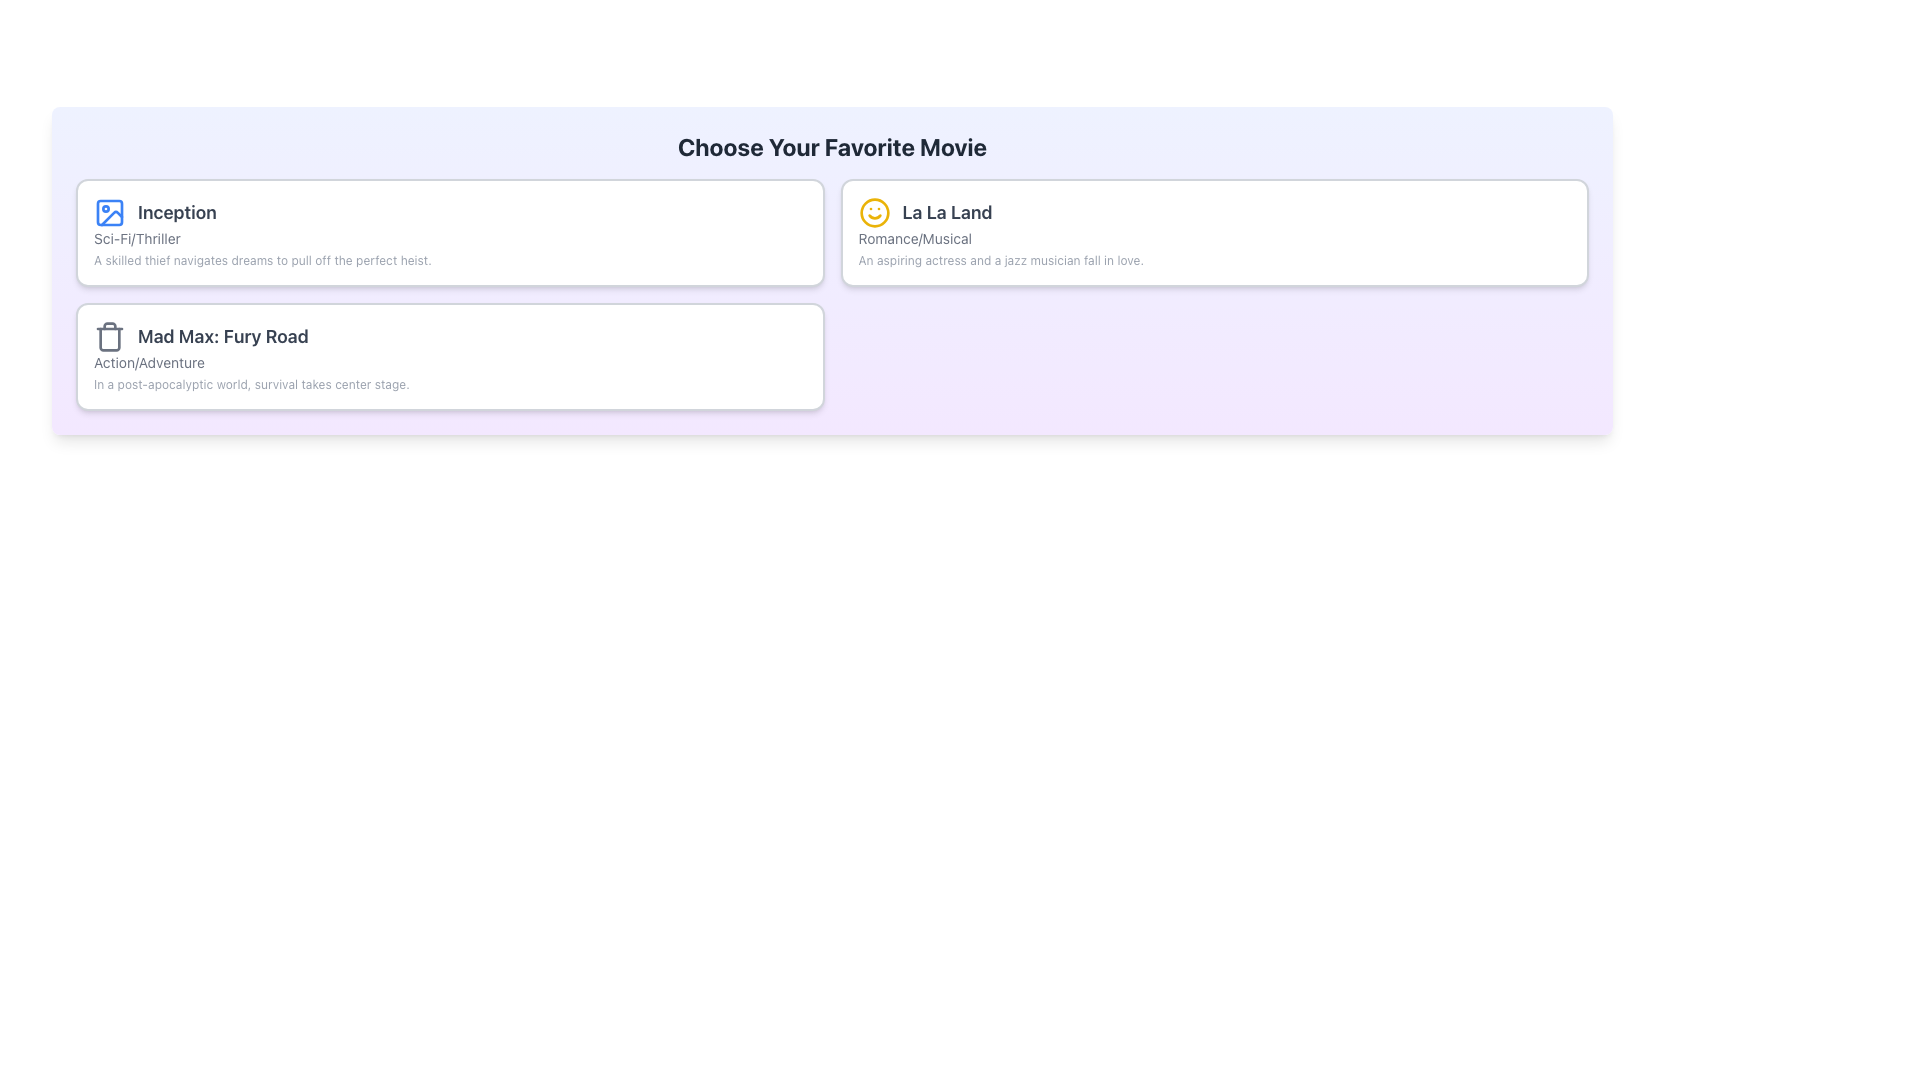 This screenshot has height=1080, width=1920. I want to click on the text label that reads 'La La Land', which is styled bold and prominently displayed in the middle-right section of the card layout, so click(924, 212).